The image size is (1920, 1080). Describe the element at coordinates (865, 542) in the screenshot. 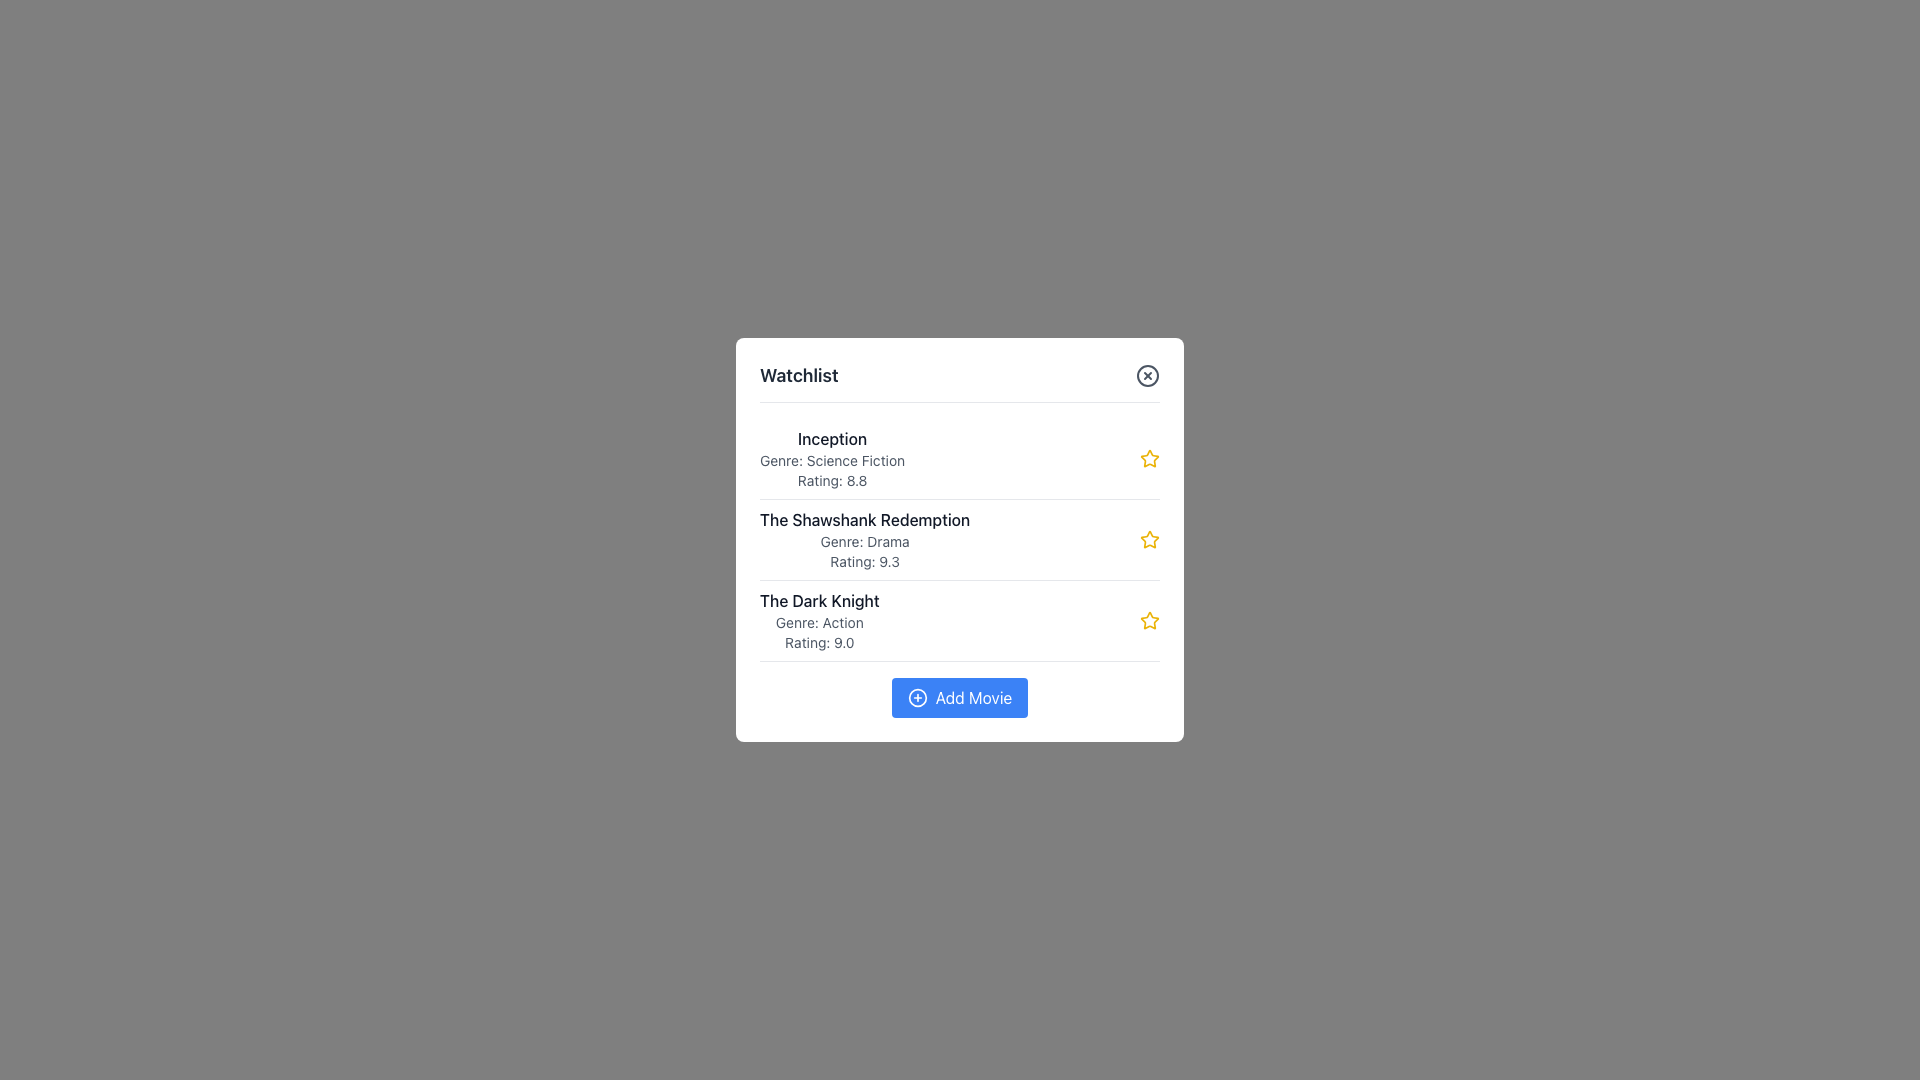

I see `the Text Label indicating the genre of the movie 'The Shawshank Redemption', which displays 'Drama'` at that location.